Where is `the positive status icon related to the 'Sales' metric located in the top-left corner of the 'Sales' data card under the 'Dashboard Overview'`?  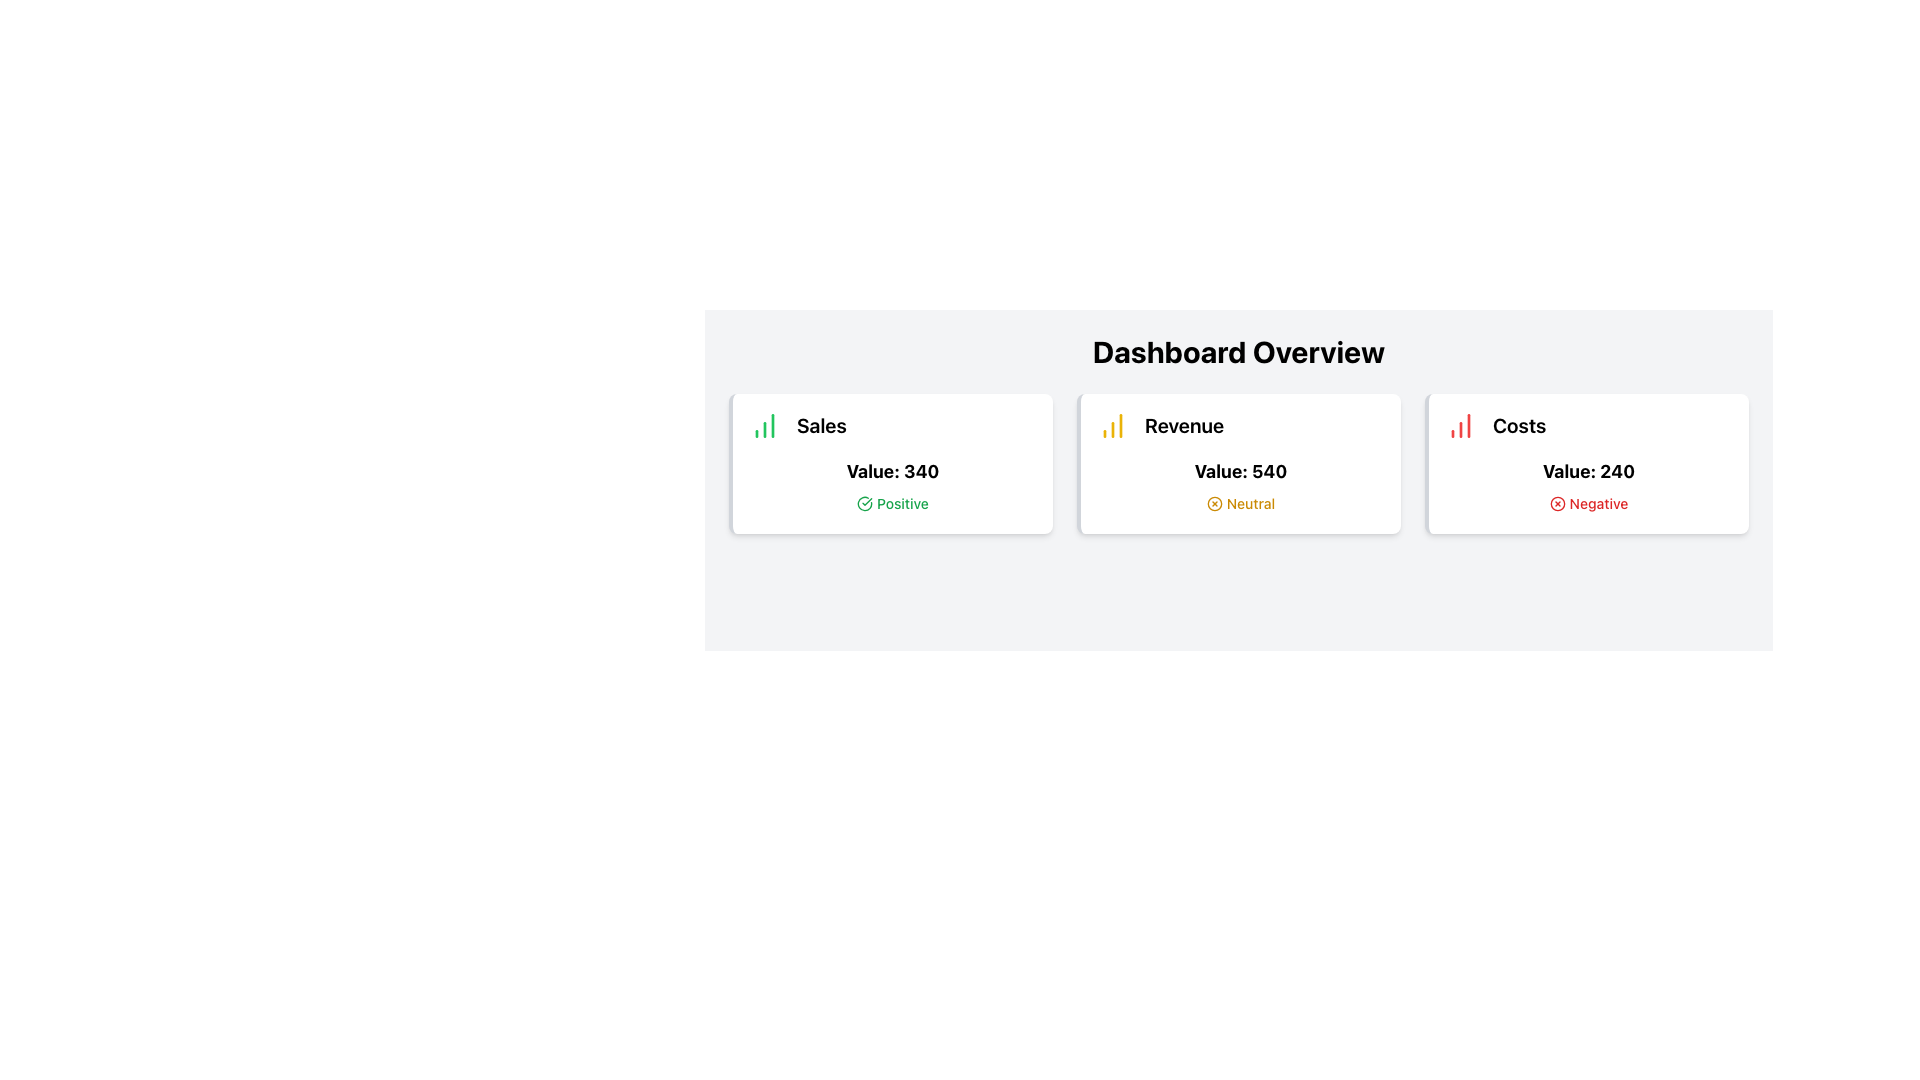 the positive status icon related to the 'Sales' metric located in the top-left corner of the 'Sales' data card under the 'Dashboard Overview' is located at coordinates (865, 503).